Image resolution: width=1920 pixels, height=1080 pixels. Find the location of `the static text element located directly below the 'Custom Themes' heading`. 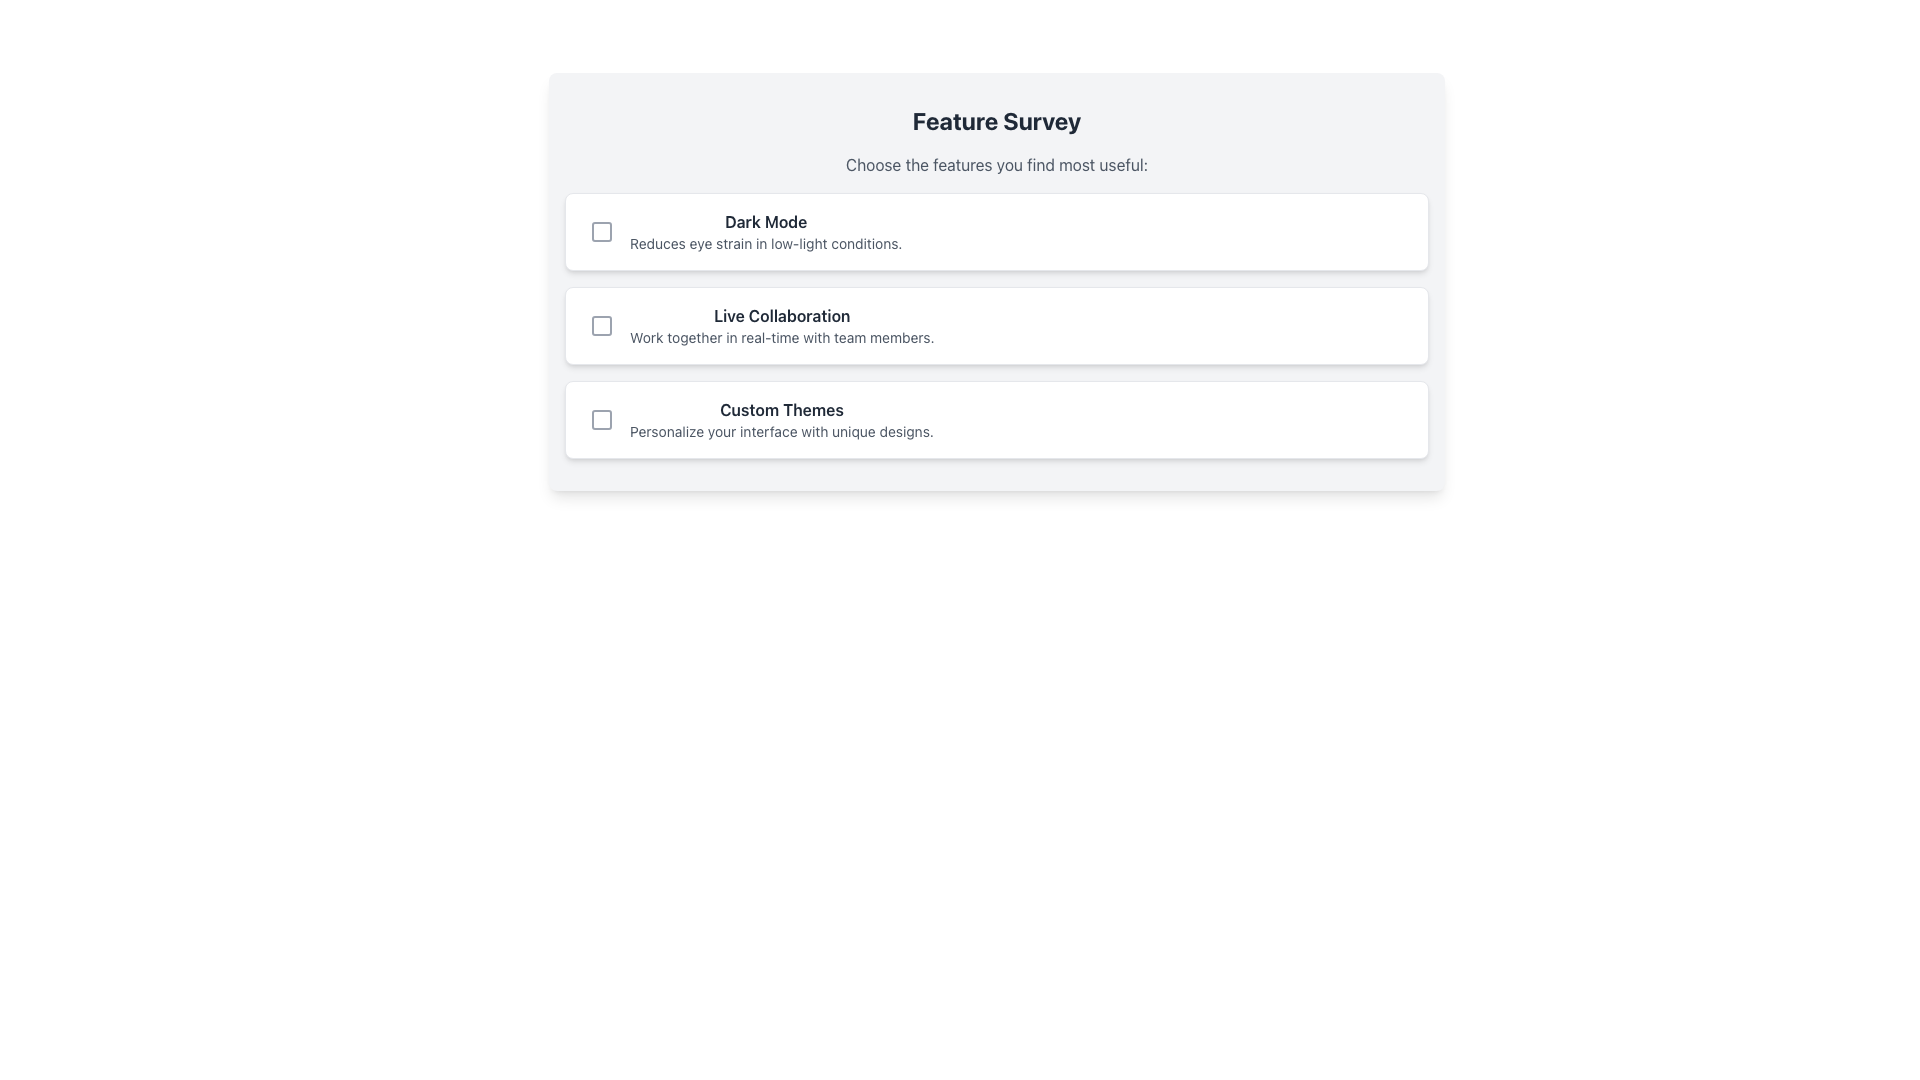

the static text element located directly below the 'Custom Themes' heading is located at coordinates (781, 431).